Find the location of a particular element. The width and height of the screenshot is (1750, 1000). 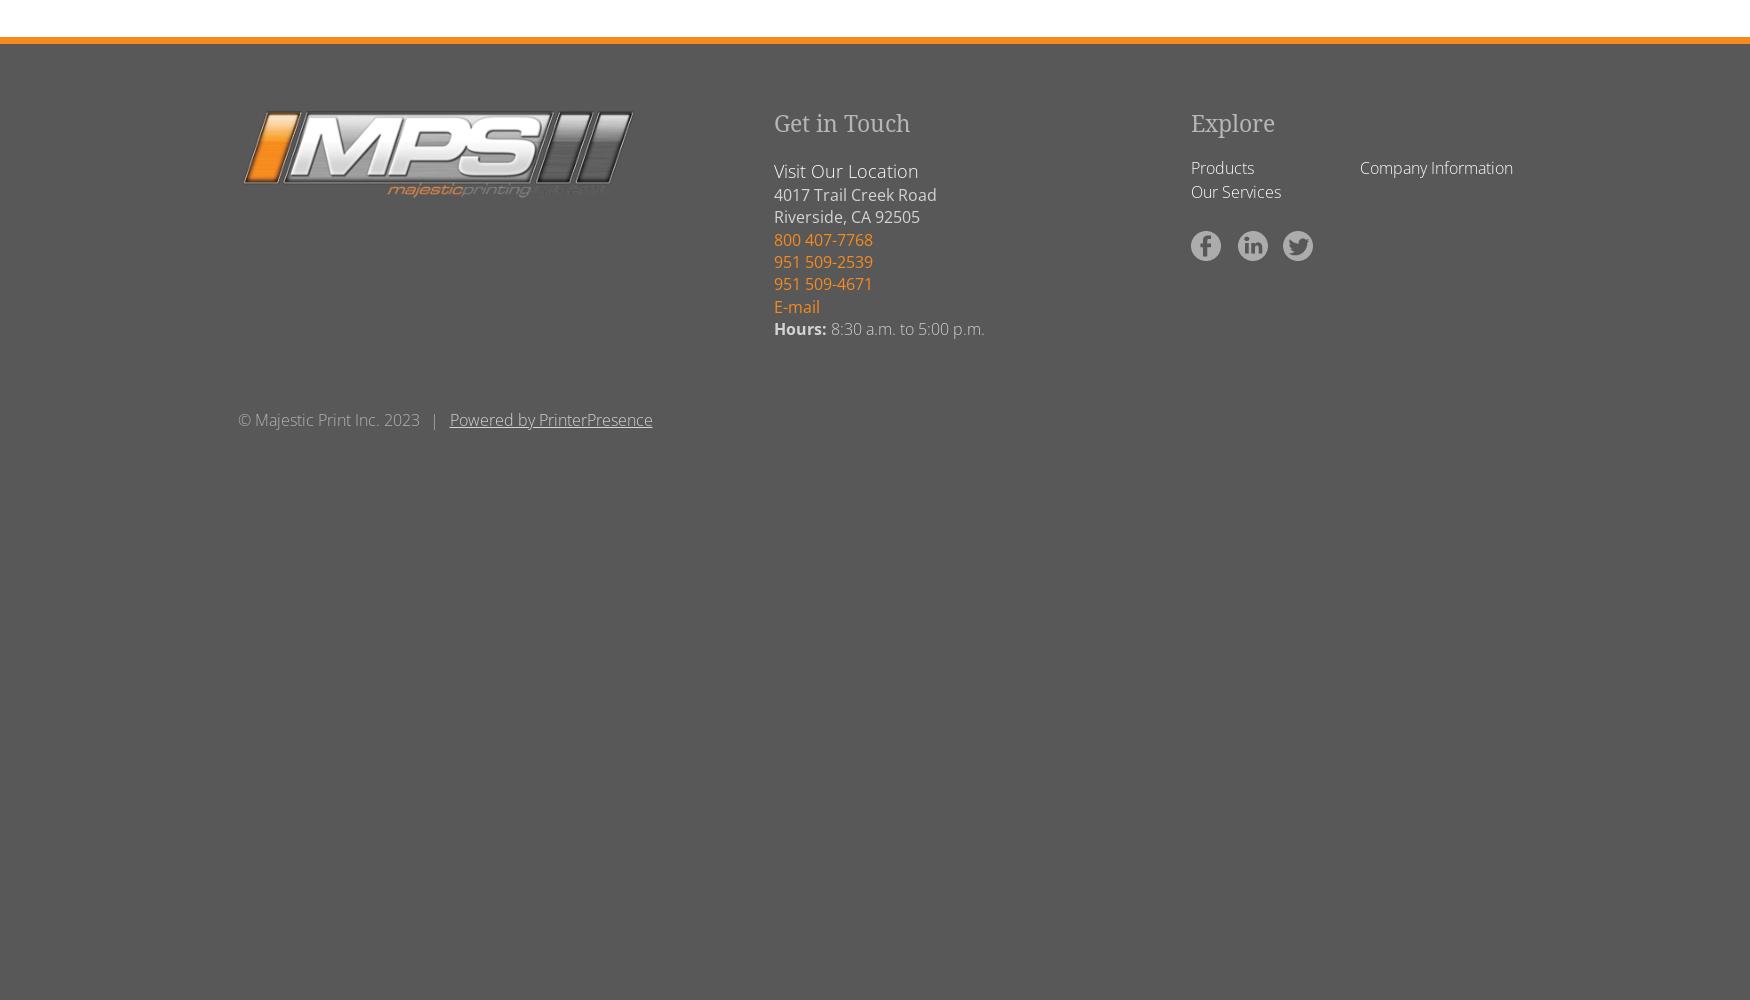

'© Majestic Print Inc. 2023' is located at coordinates (327, 419).